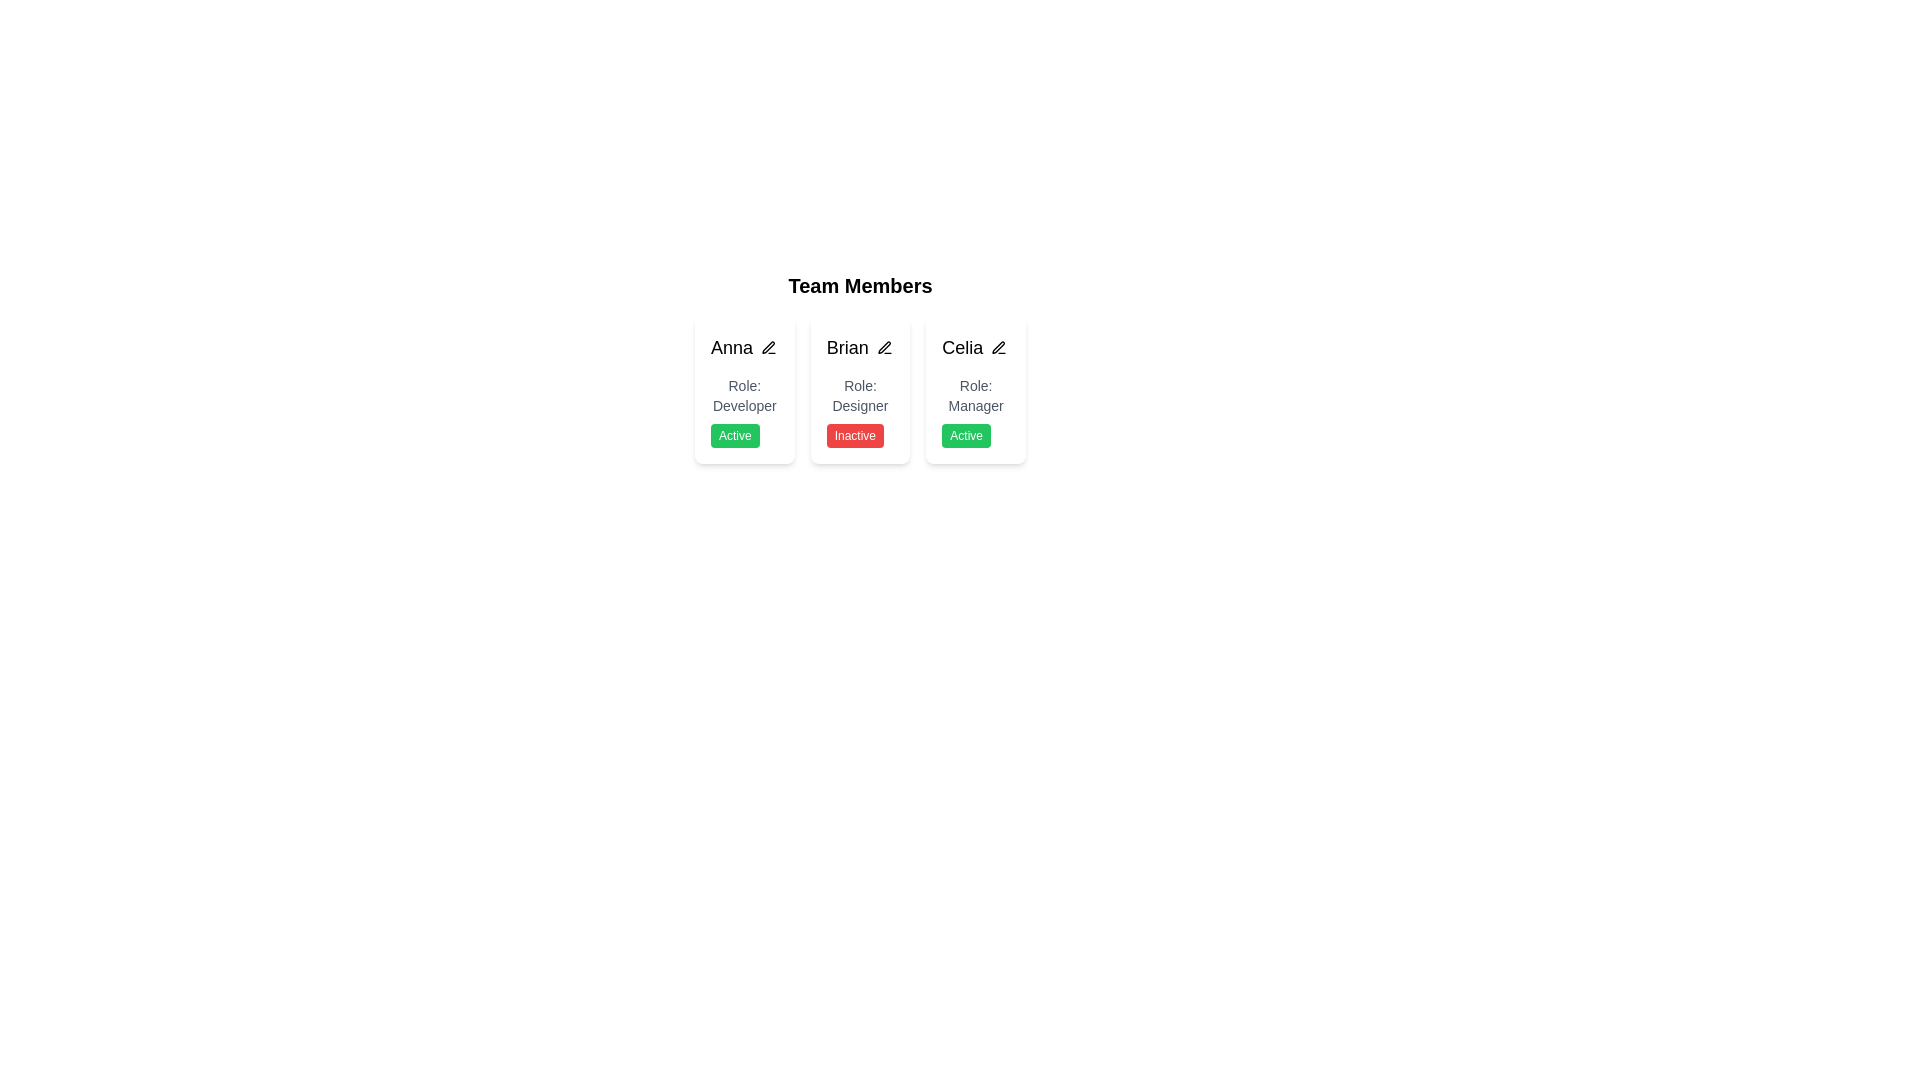  Describe the element at coordinates (883, 346) in the screenshot. I see `the pen icon located at the top-right corner of Brian's card to initiate the edit action for modifying details associated with the card content` at that location.